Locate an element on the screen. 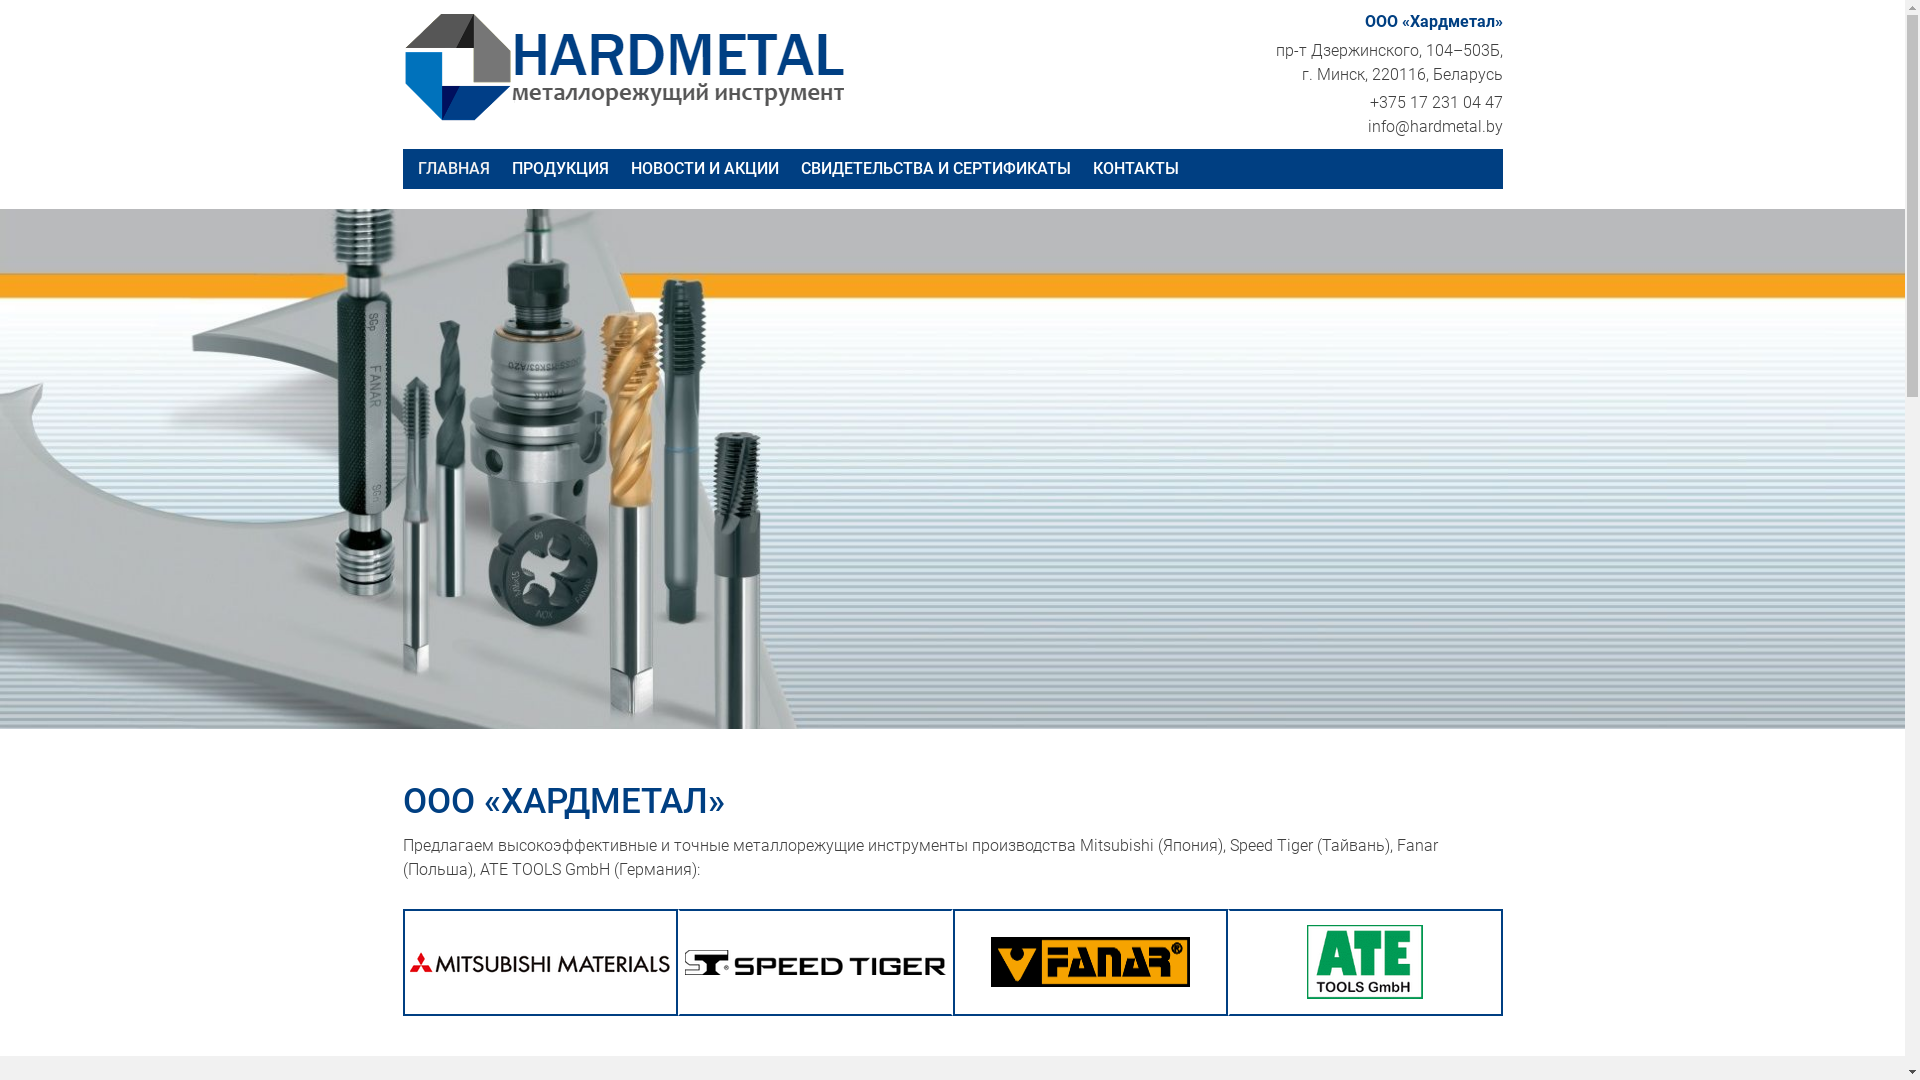 The image size is (1920, 1080). '+375 17 231 04 47' is located at coordinates (1435, 102).